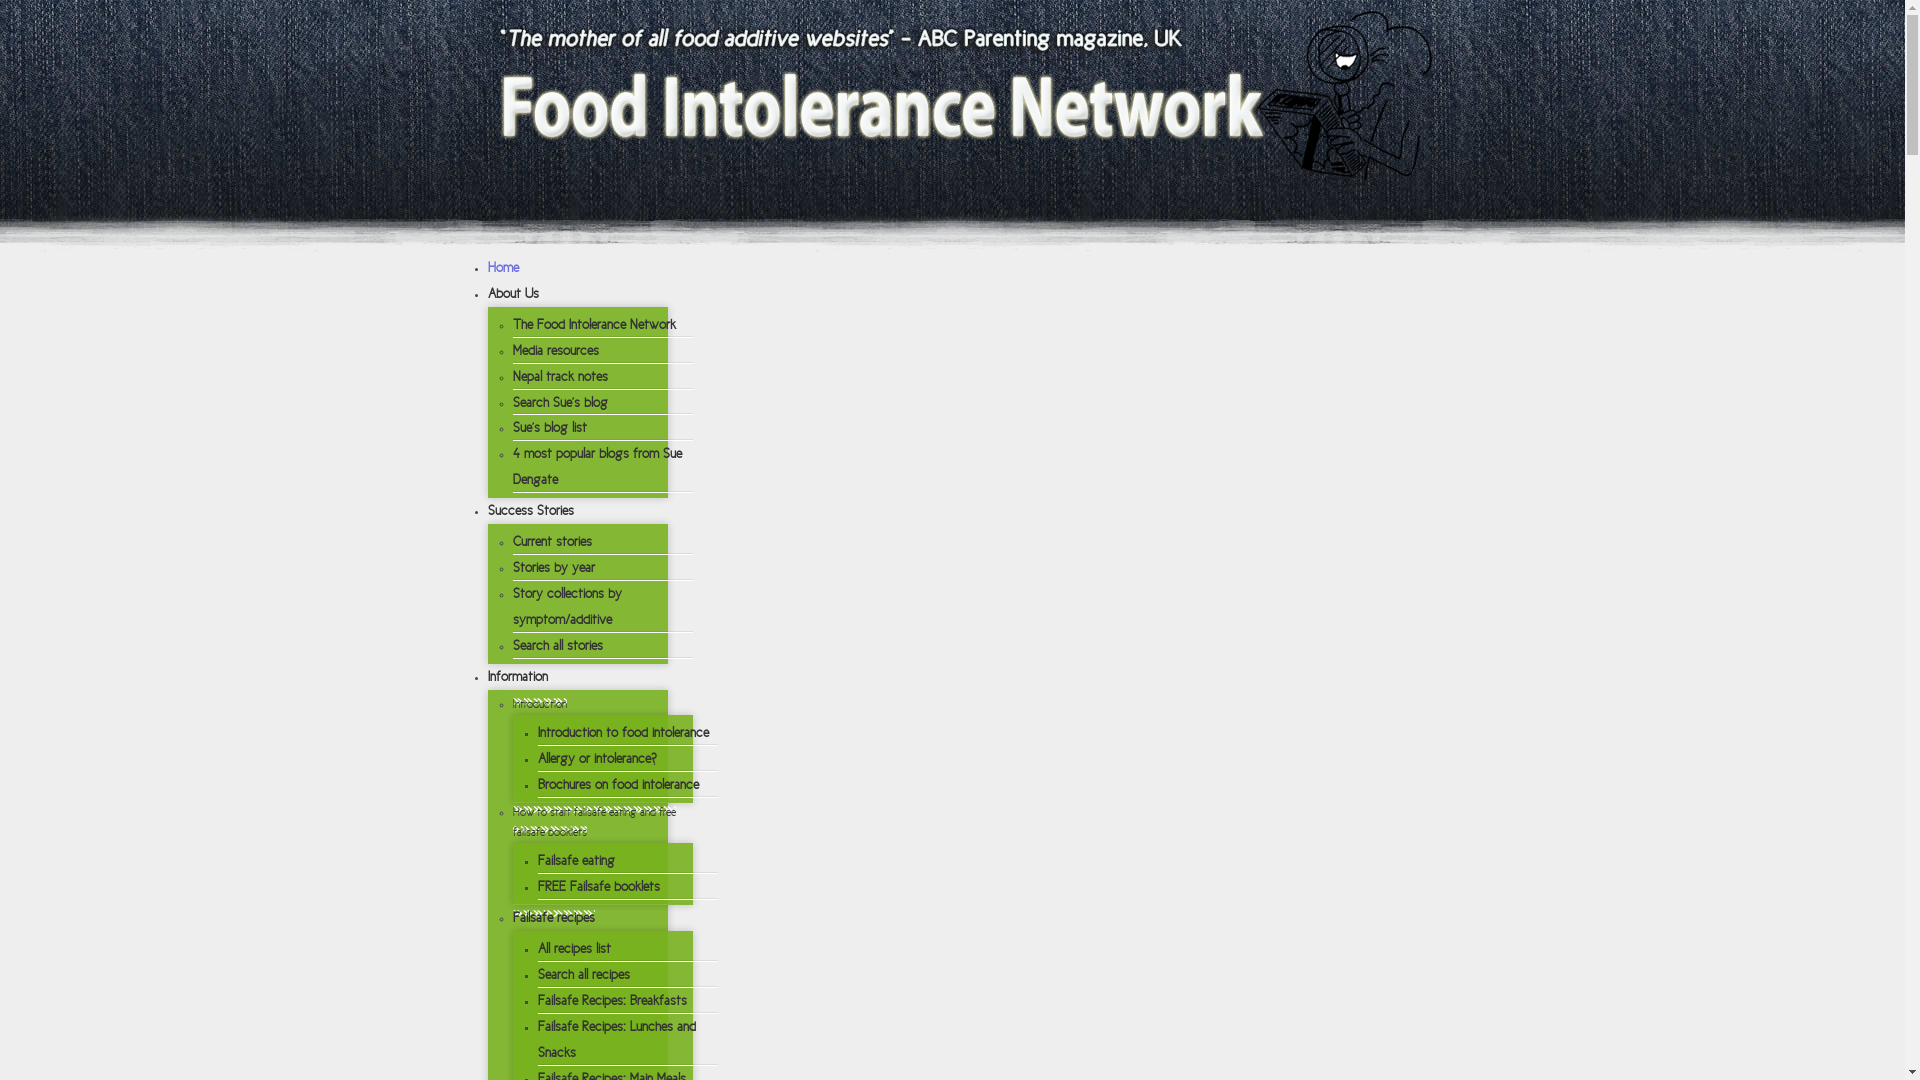 This screenshot has height=1080, width=1920. I want to click on 'Introduction to food intolerance', so click(622, 732).